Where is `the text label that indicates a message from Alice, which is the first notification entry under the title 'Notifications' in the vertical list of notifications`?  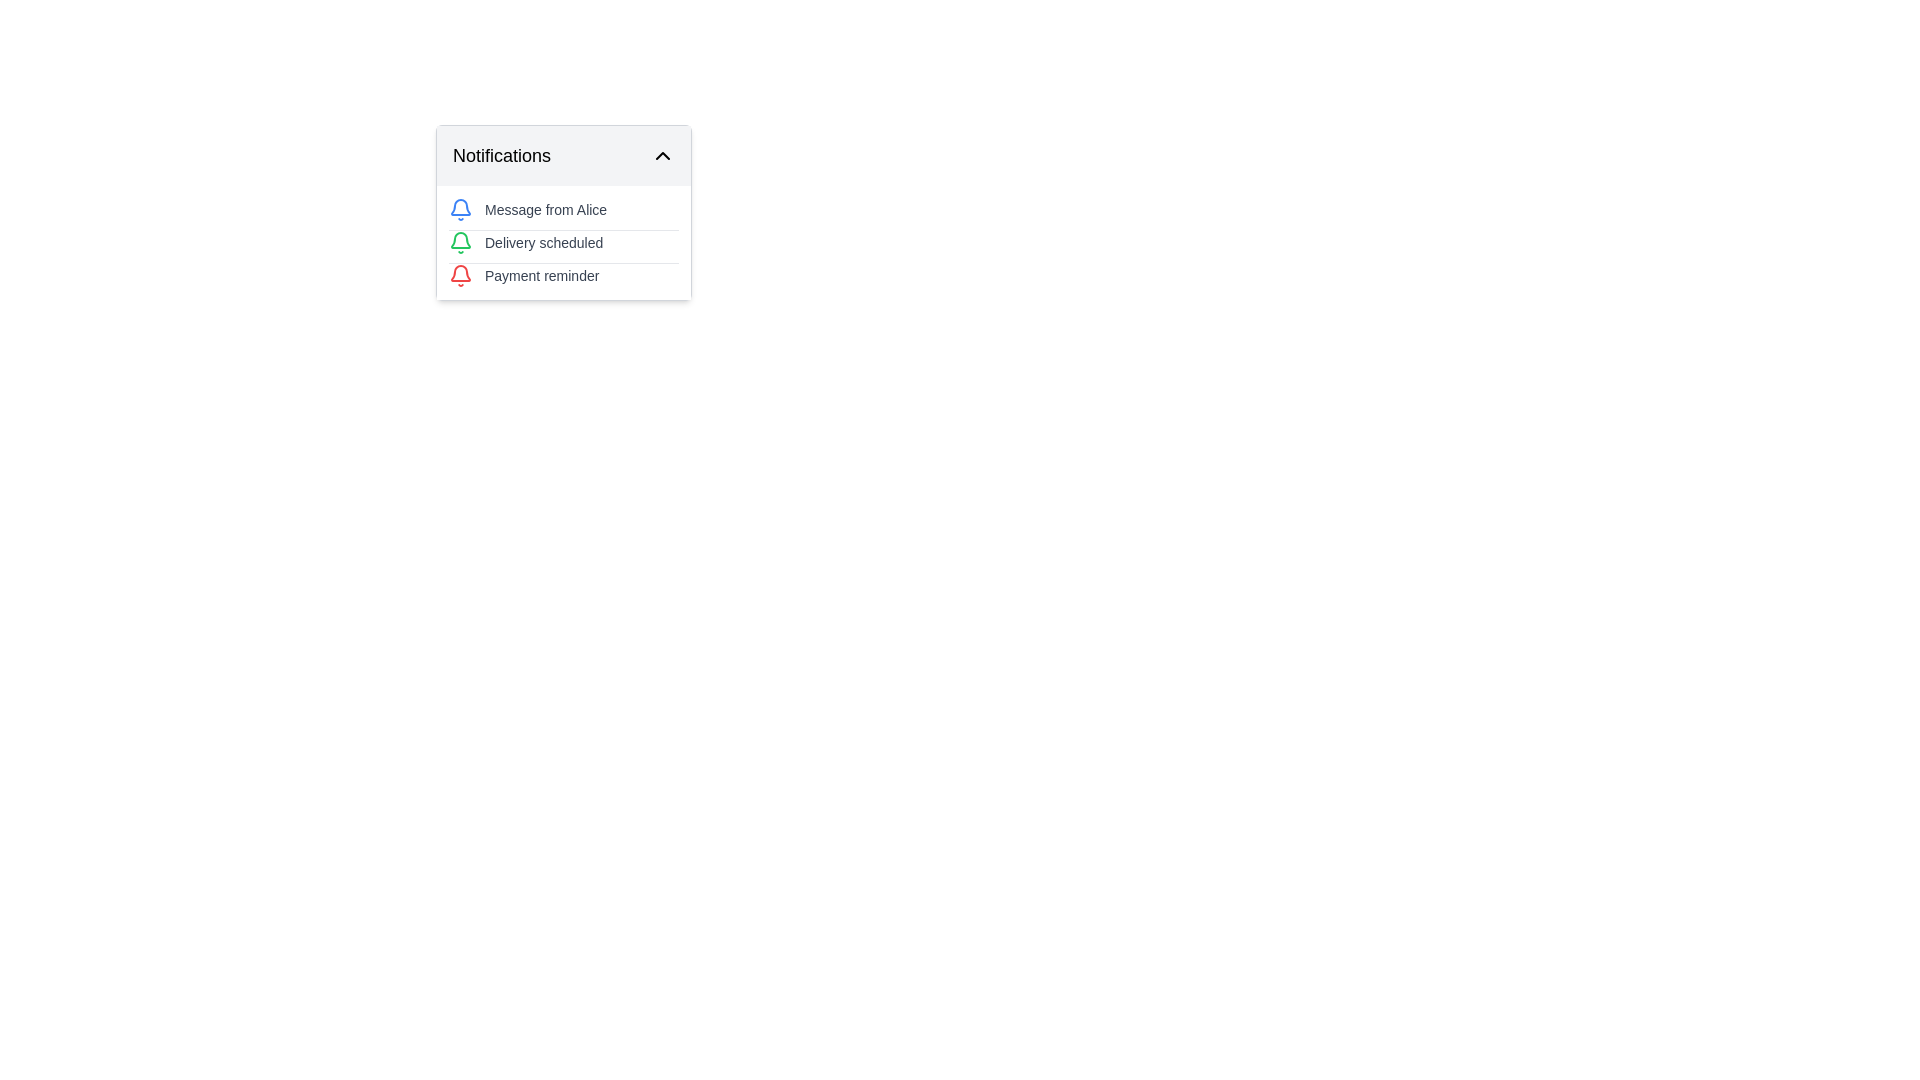
the text label that indicates a message from Alice, which is the first notification entry under the title 'Notifications' in the vertical list of notifications is located at coordinates (546, 209).